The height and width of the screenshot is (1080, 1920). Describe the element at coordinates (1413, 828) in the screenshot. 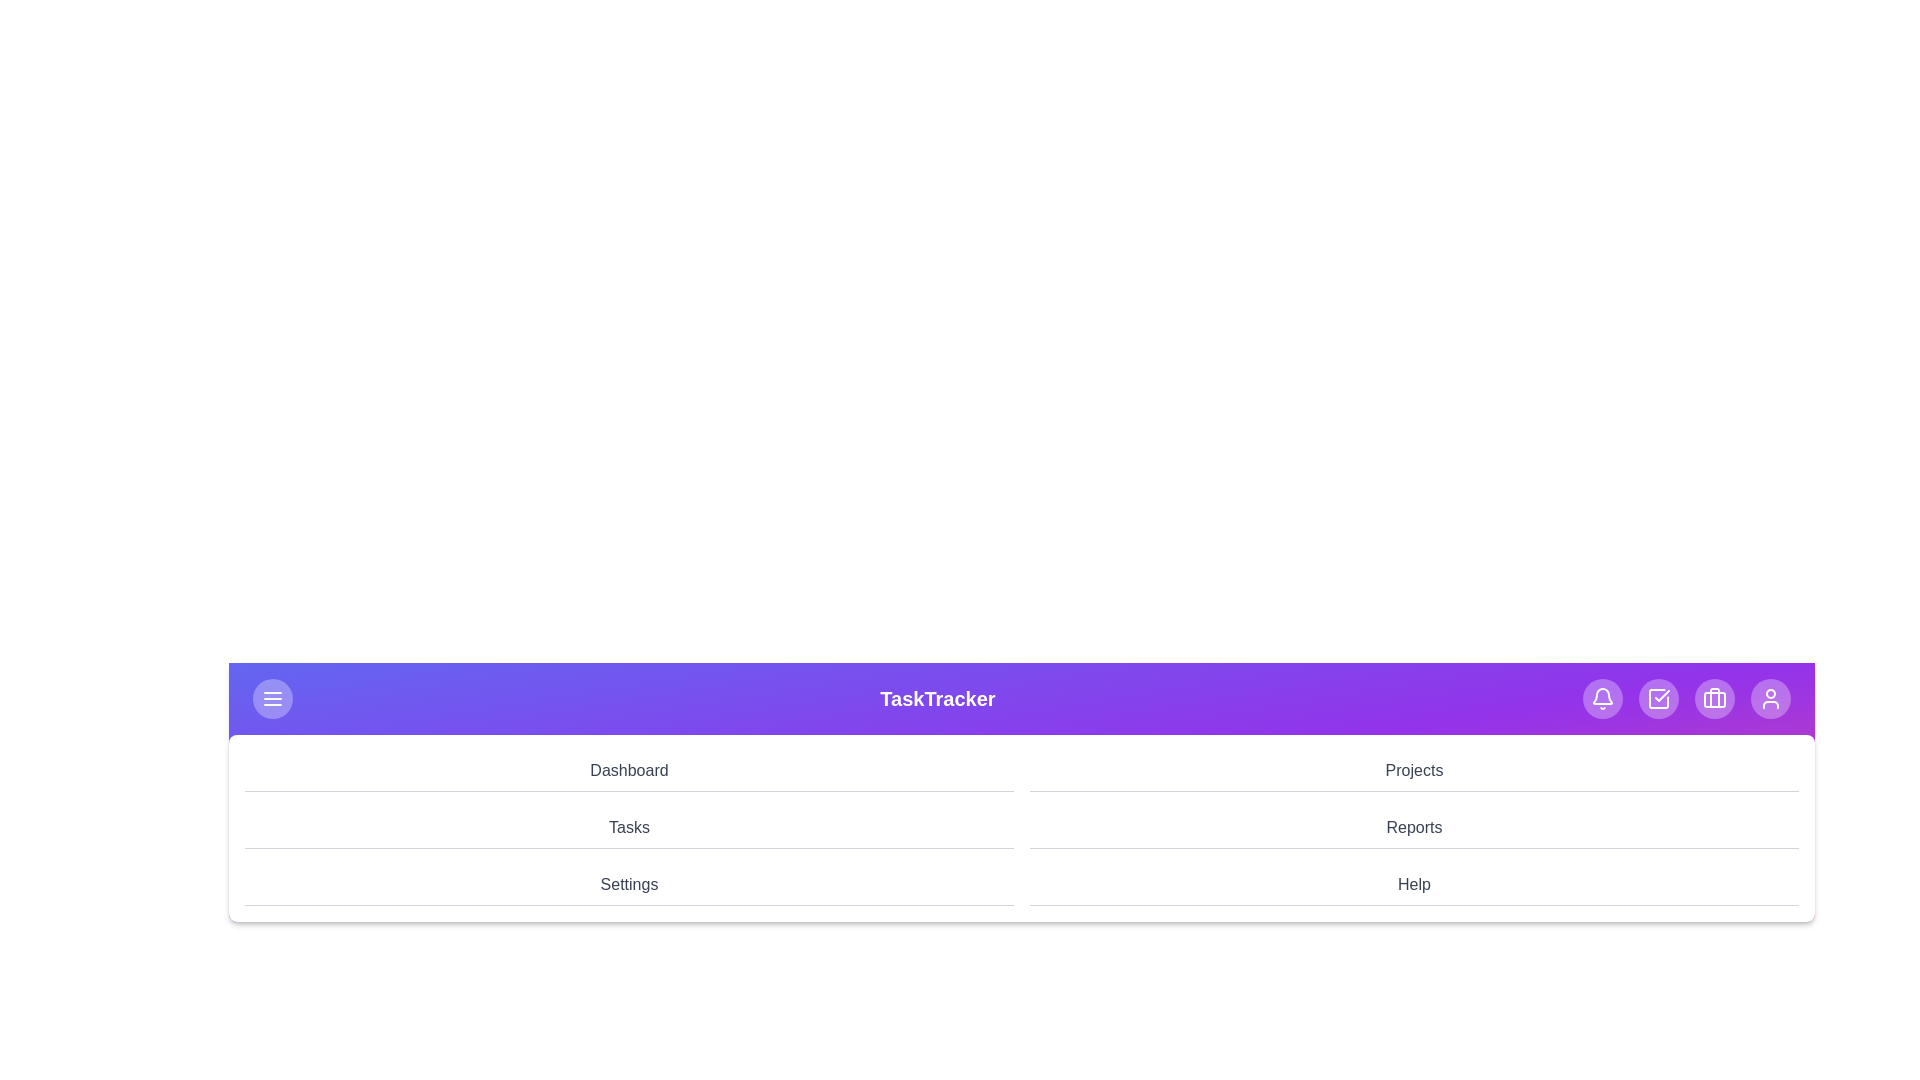

I see `the navigation menu item Reports` at that location.